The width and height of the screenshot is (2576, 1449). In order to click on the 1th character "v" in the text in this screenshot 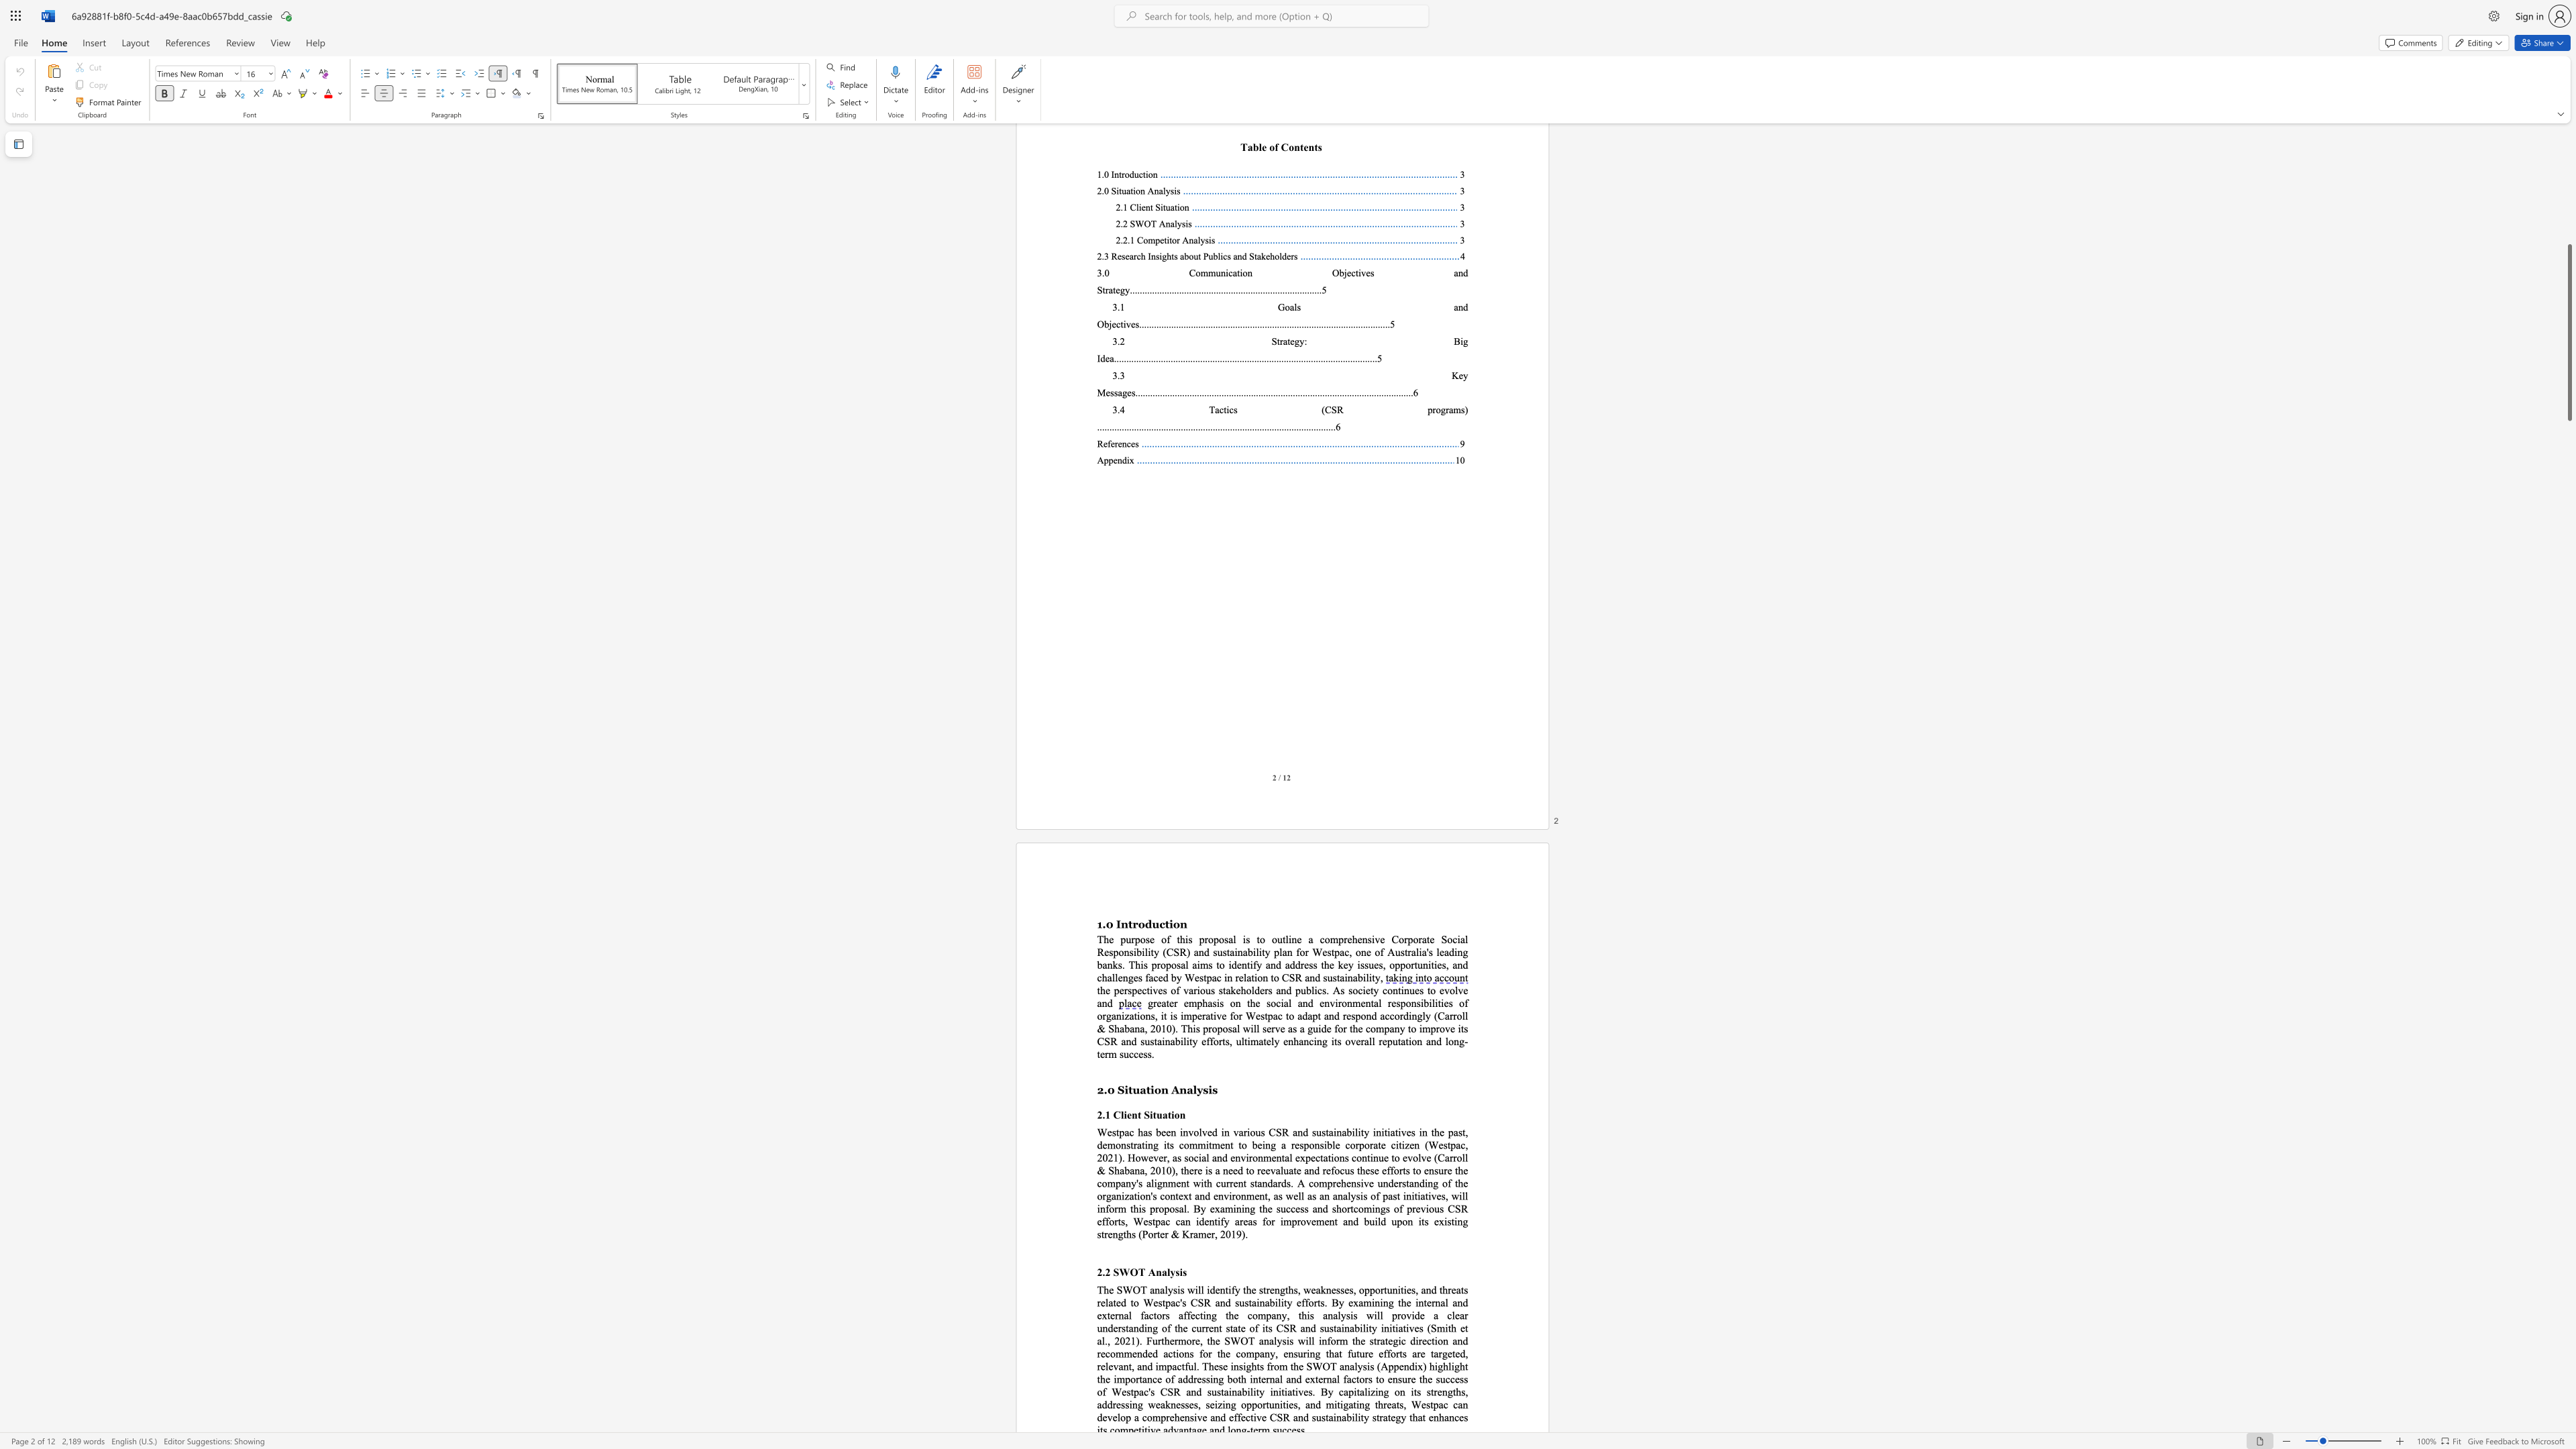, I will do `click(1376, 938)`.